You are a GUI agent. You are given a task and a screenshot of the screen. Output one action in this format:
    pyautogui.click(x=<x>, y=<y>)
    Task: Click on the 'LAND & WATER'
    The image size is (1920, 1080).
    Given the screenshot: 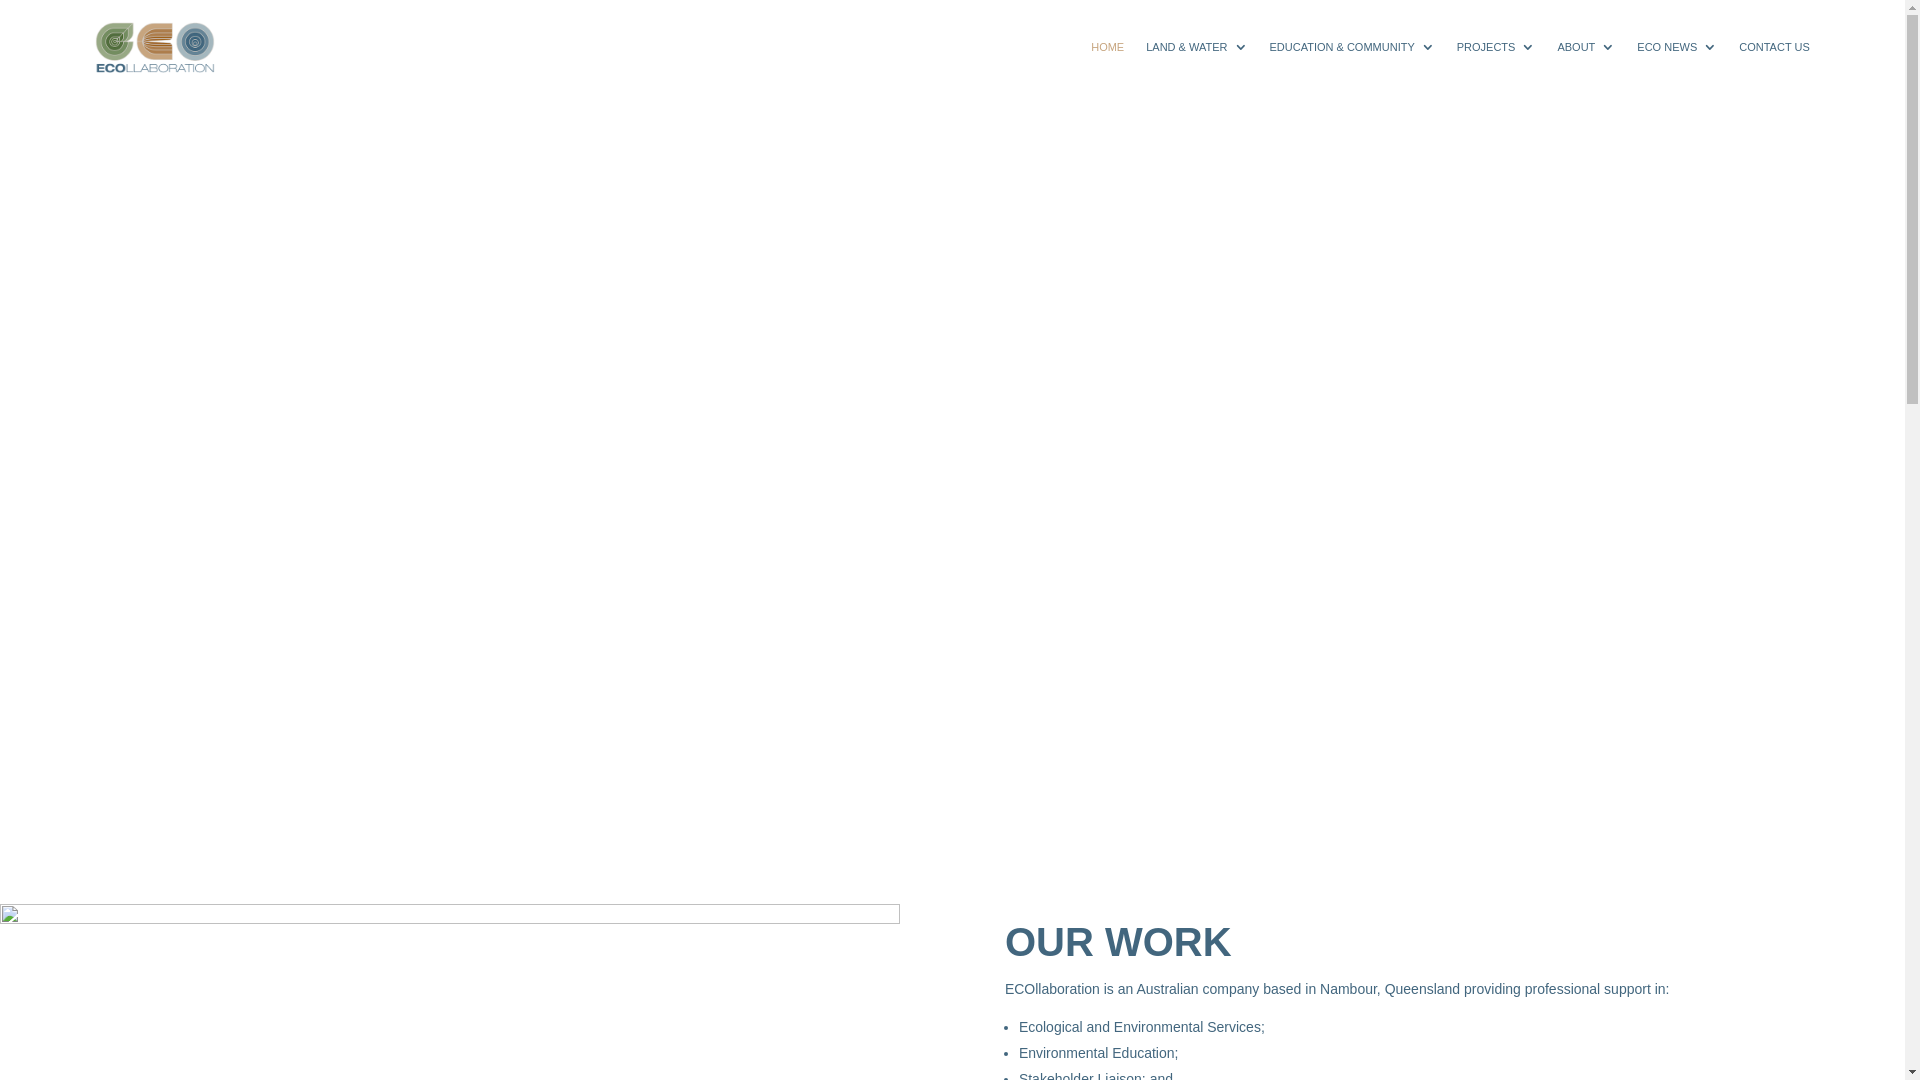 What is the action you would take?
    pyautogui.click(x=1196, y=46)
    